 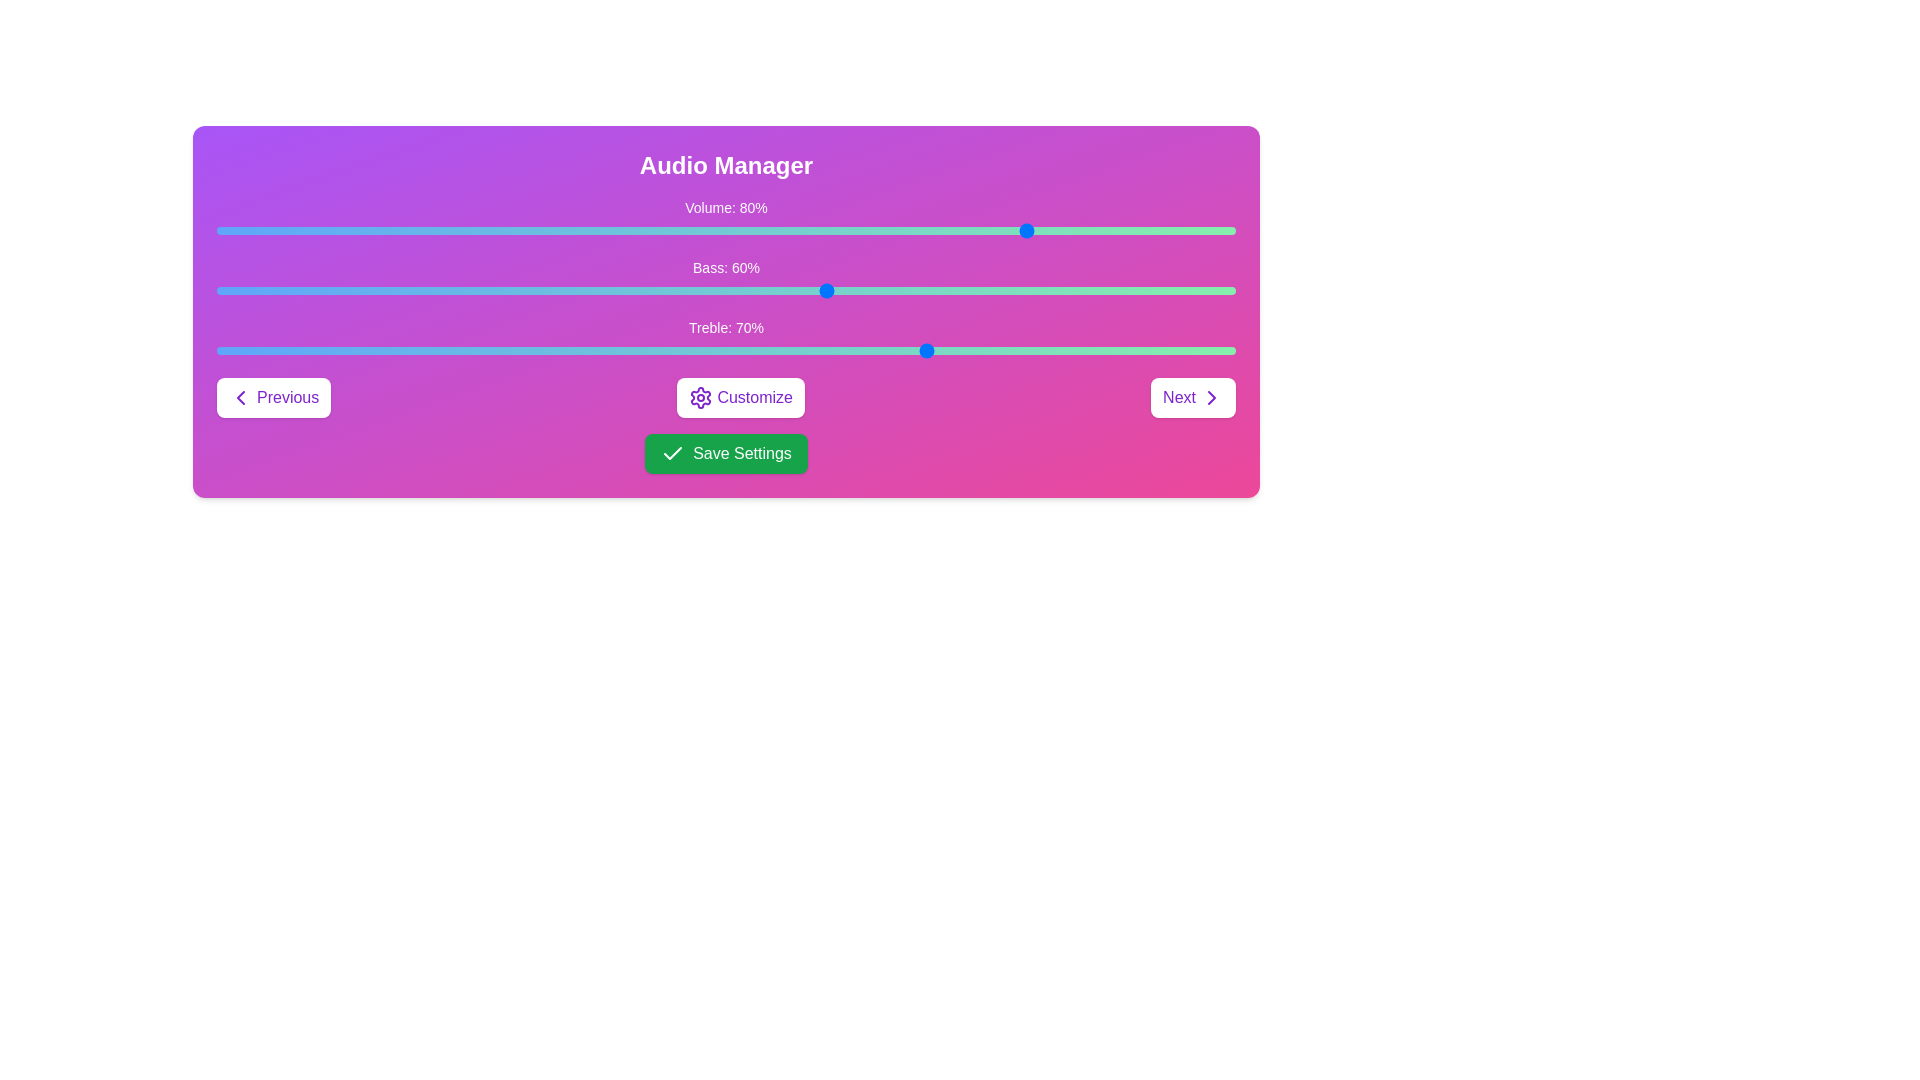 What do you see at coordinates (1195, 290) in the screenshot?
I see `the bass level` at bounding box center [1195, 290].